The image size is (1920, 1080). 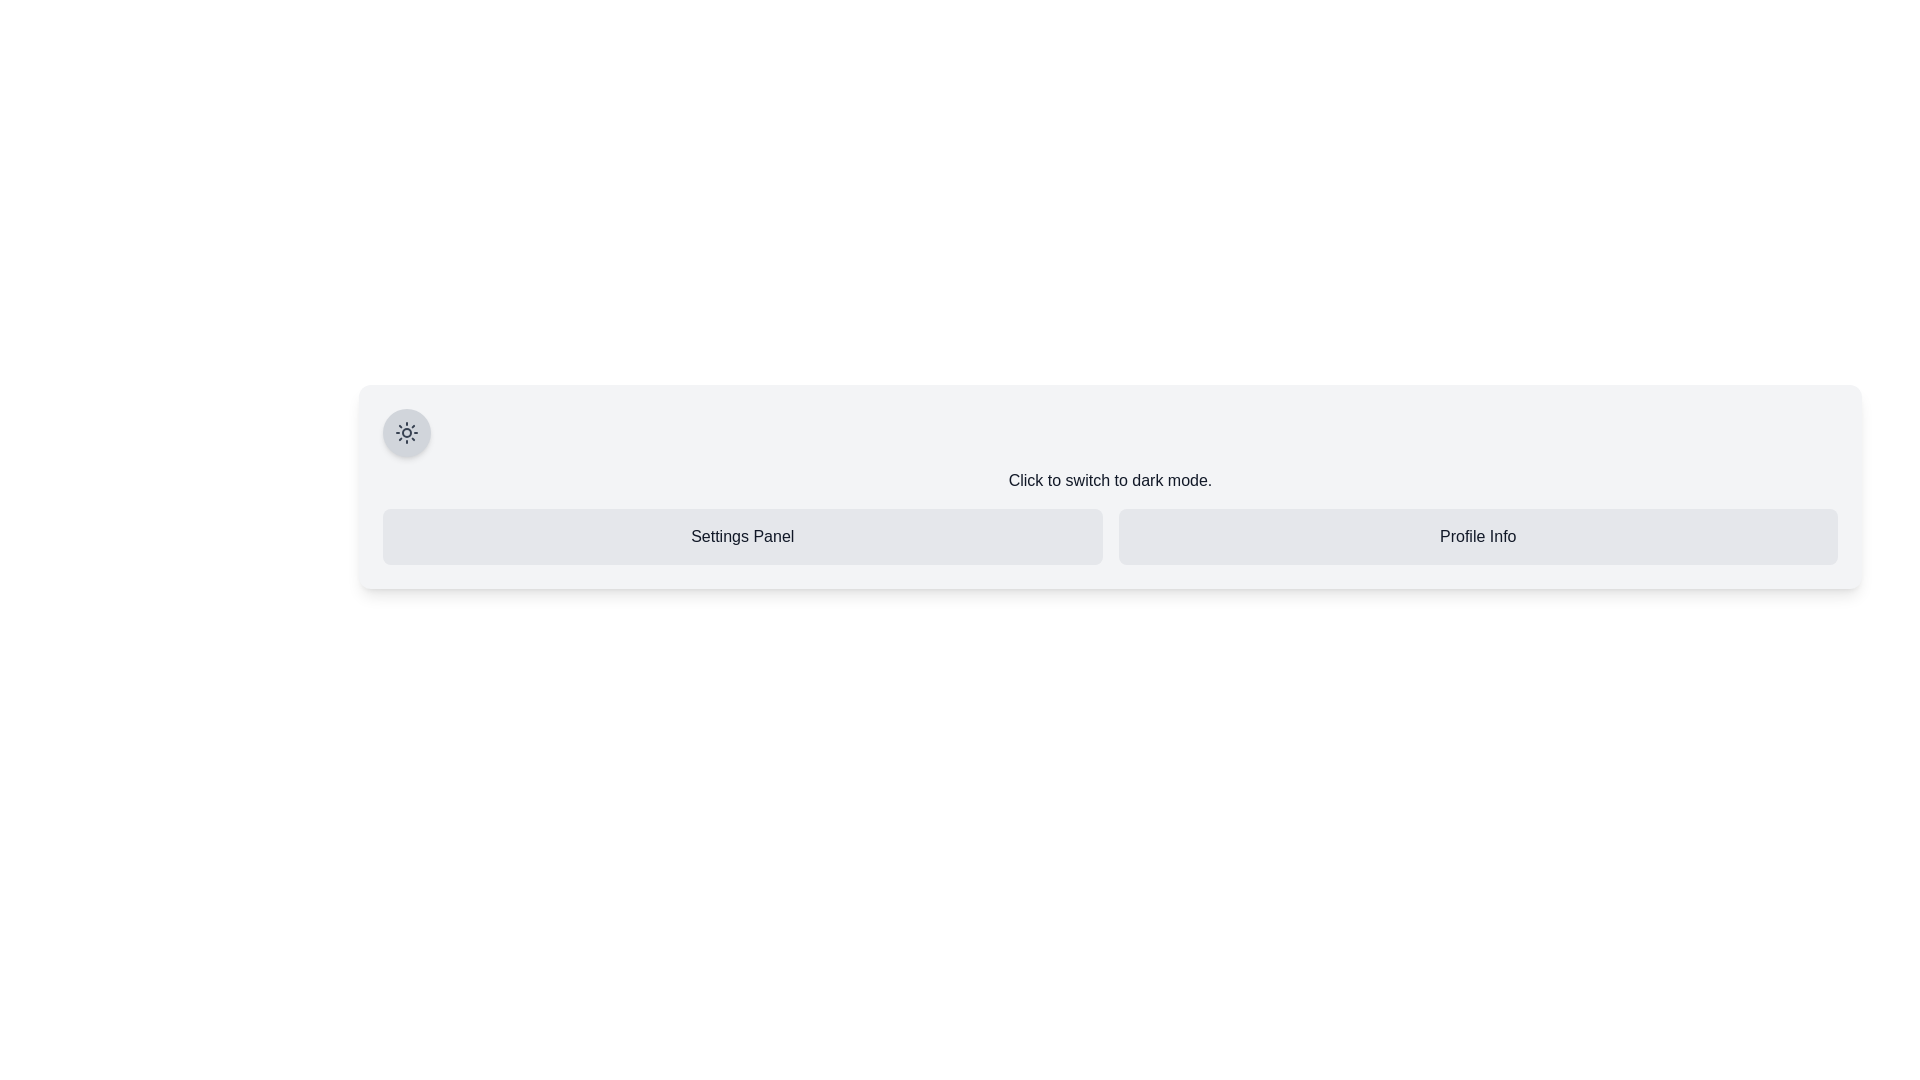 What do you see at coordinates (741, 535) in the screenshot?
I see `the text label that serves as a section header for the settings area, positioned on the left side of the layout, before the 'Profile Info' label` at bounding box center [741, 535].